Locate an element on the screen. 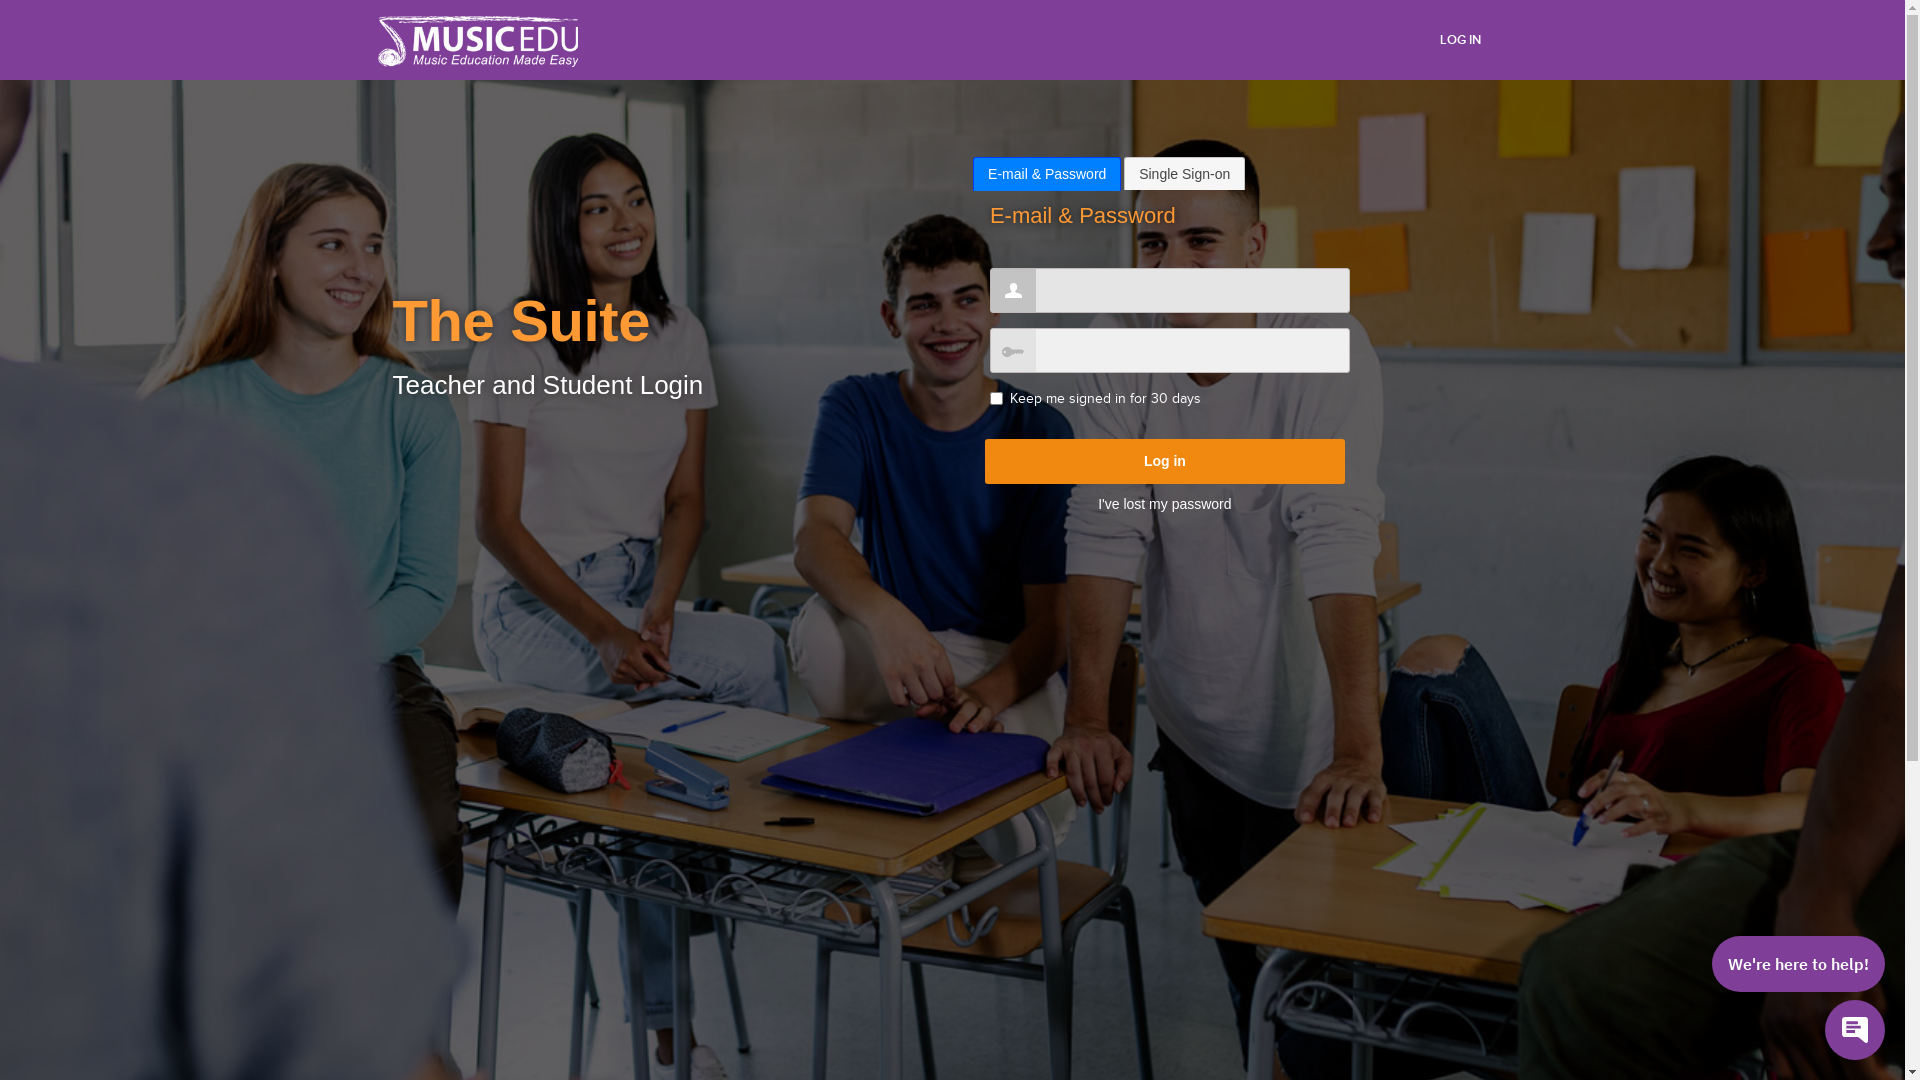  'I've lost my password' is located at coordinates (1164, 503).